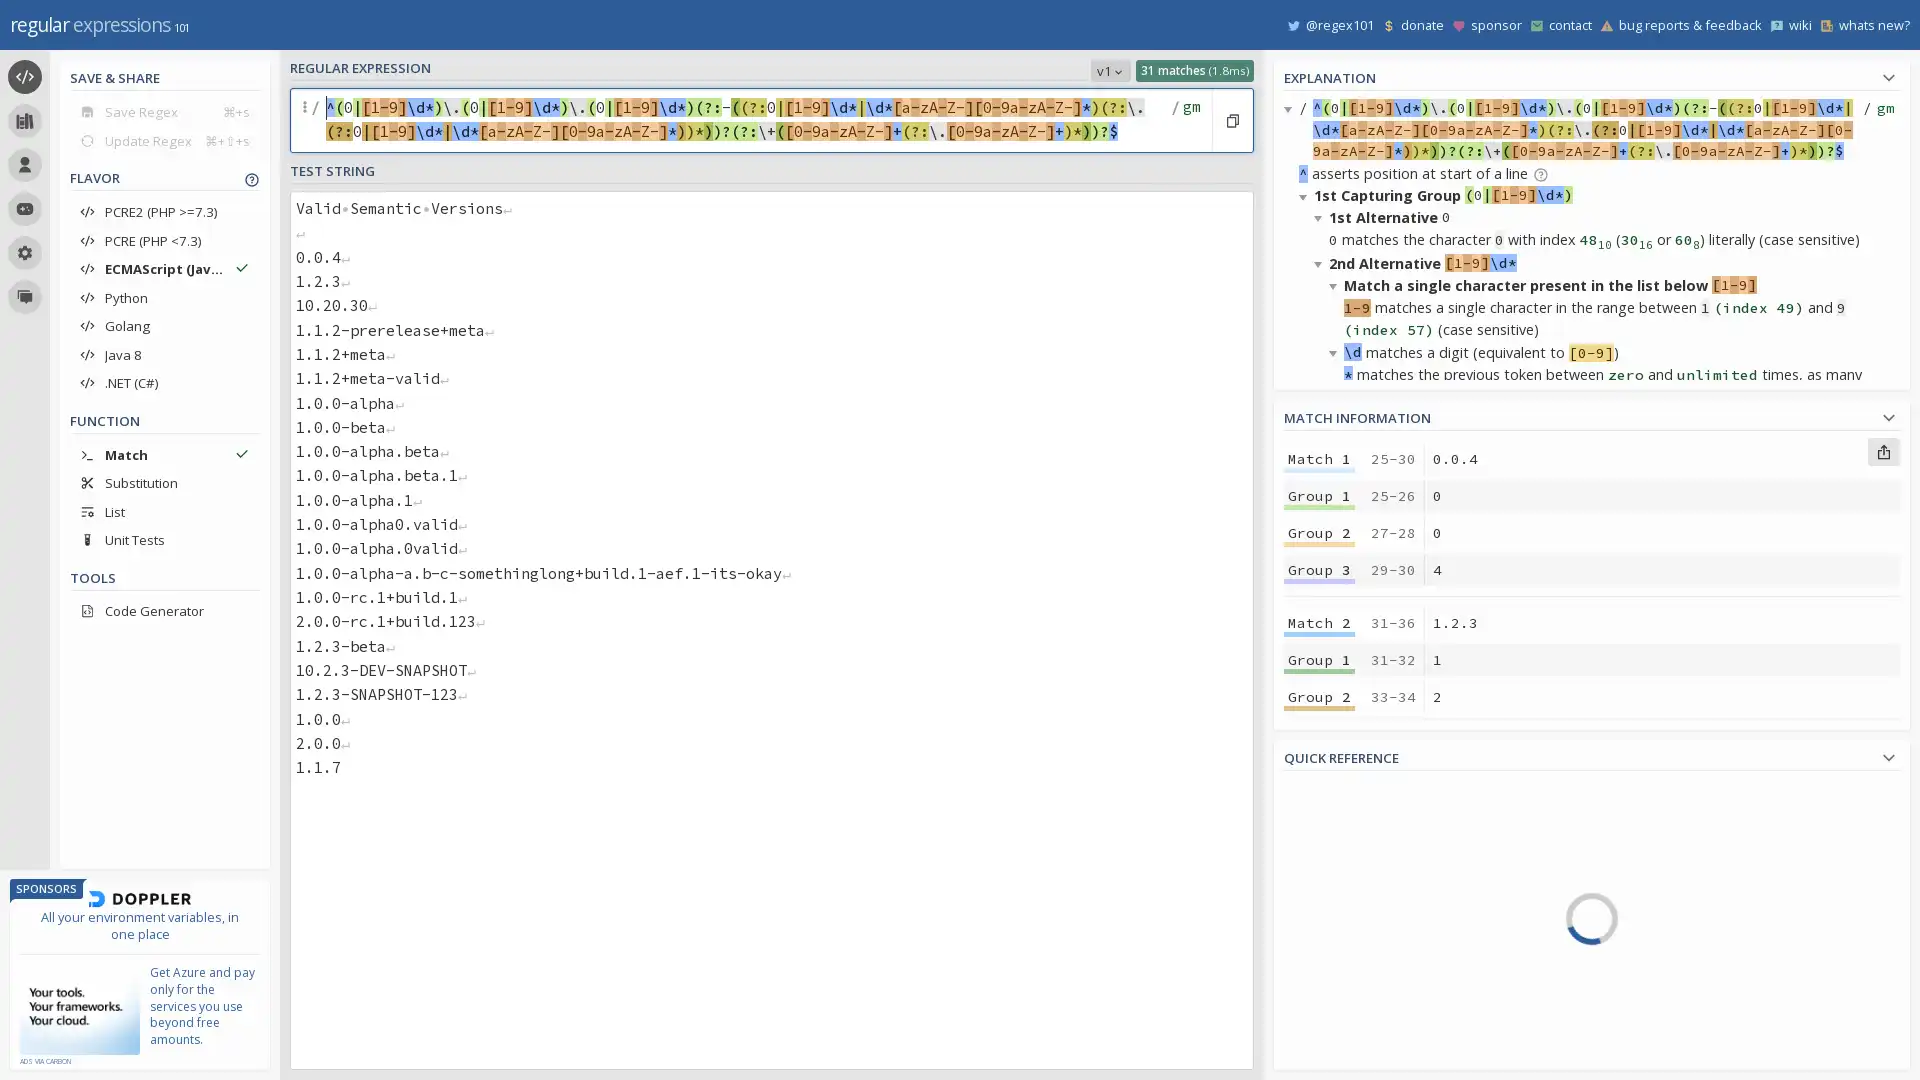 This screenshot has height=1080, width=1920. Describe the element at coordinates (1306, 692) in the screenshot. I see `Collapse Subtree` at that location.